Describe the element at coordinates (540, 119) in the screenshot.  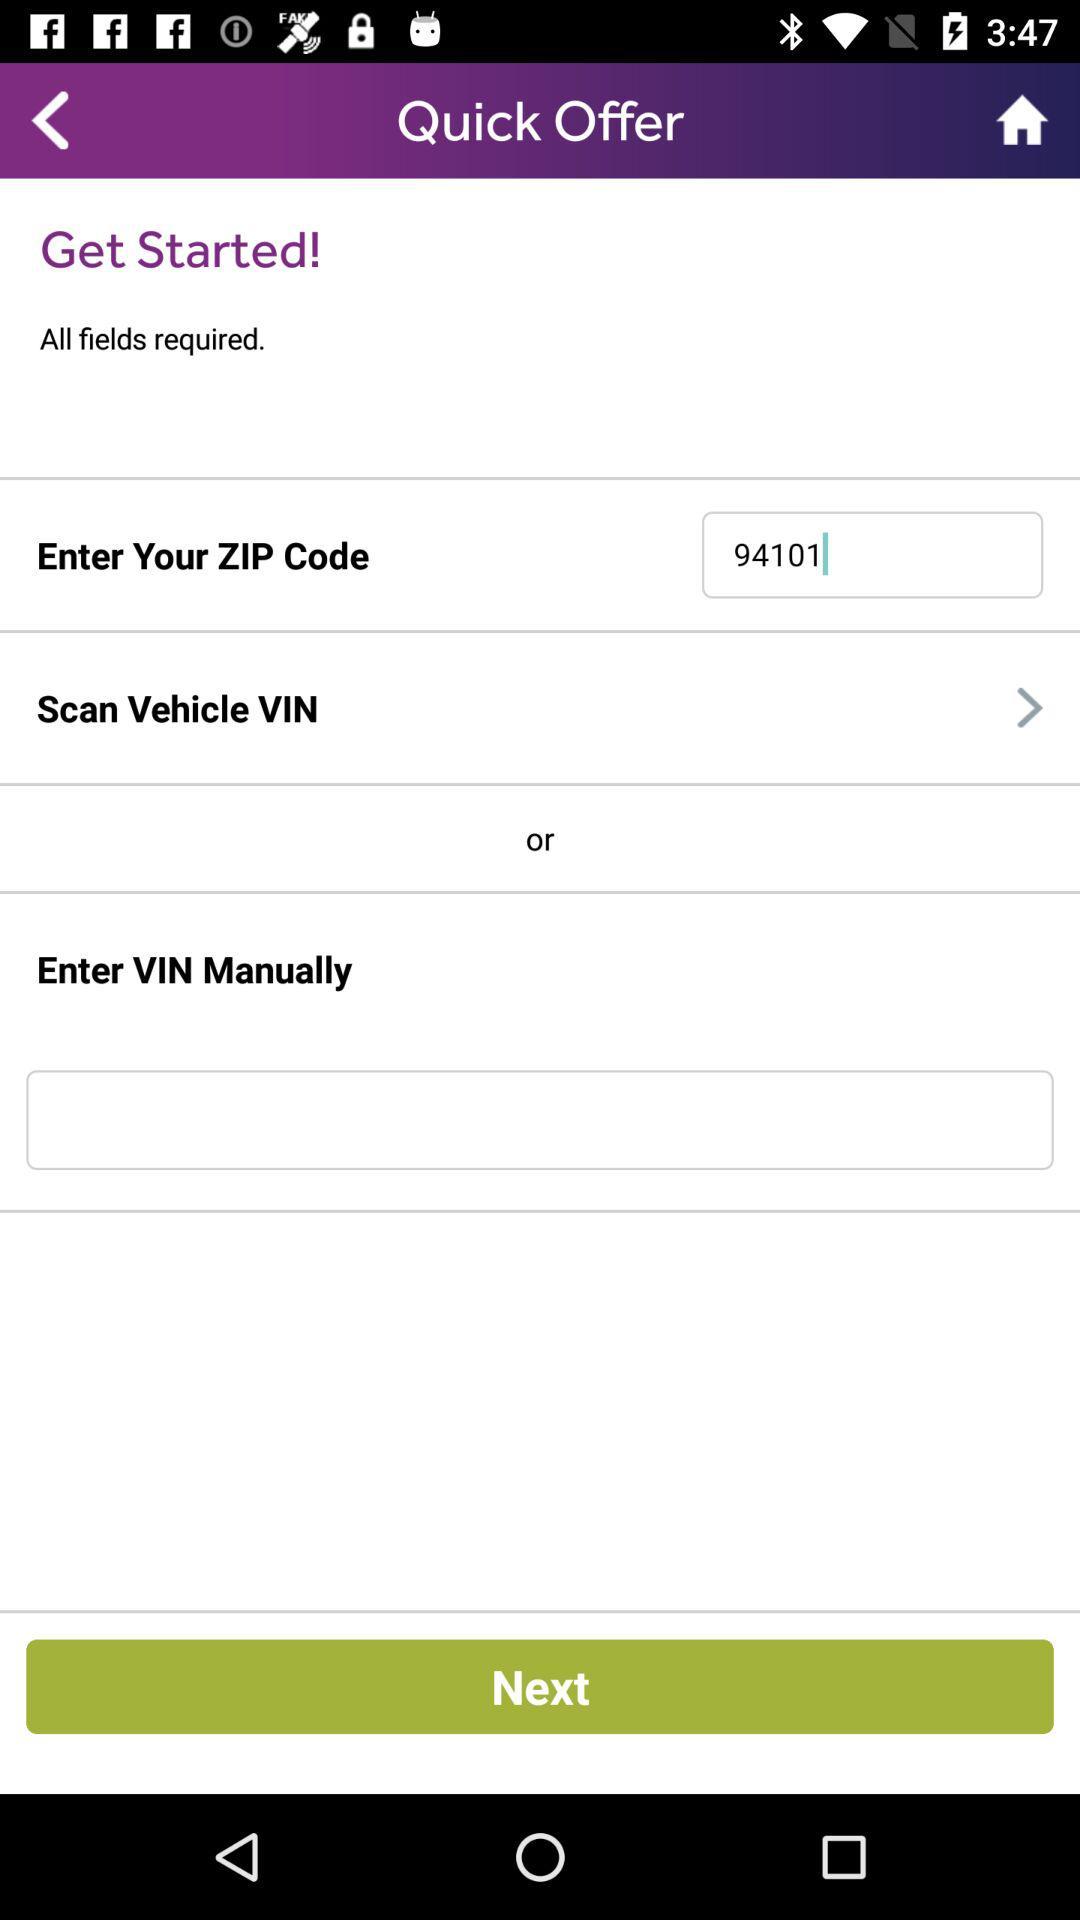
I see `header` at that location.